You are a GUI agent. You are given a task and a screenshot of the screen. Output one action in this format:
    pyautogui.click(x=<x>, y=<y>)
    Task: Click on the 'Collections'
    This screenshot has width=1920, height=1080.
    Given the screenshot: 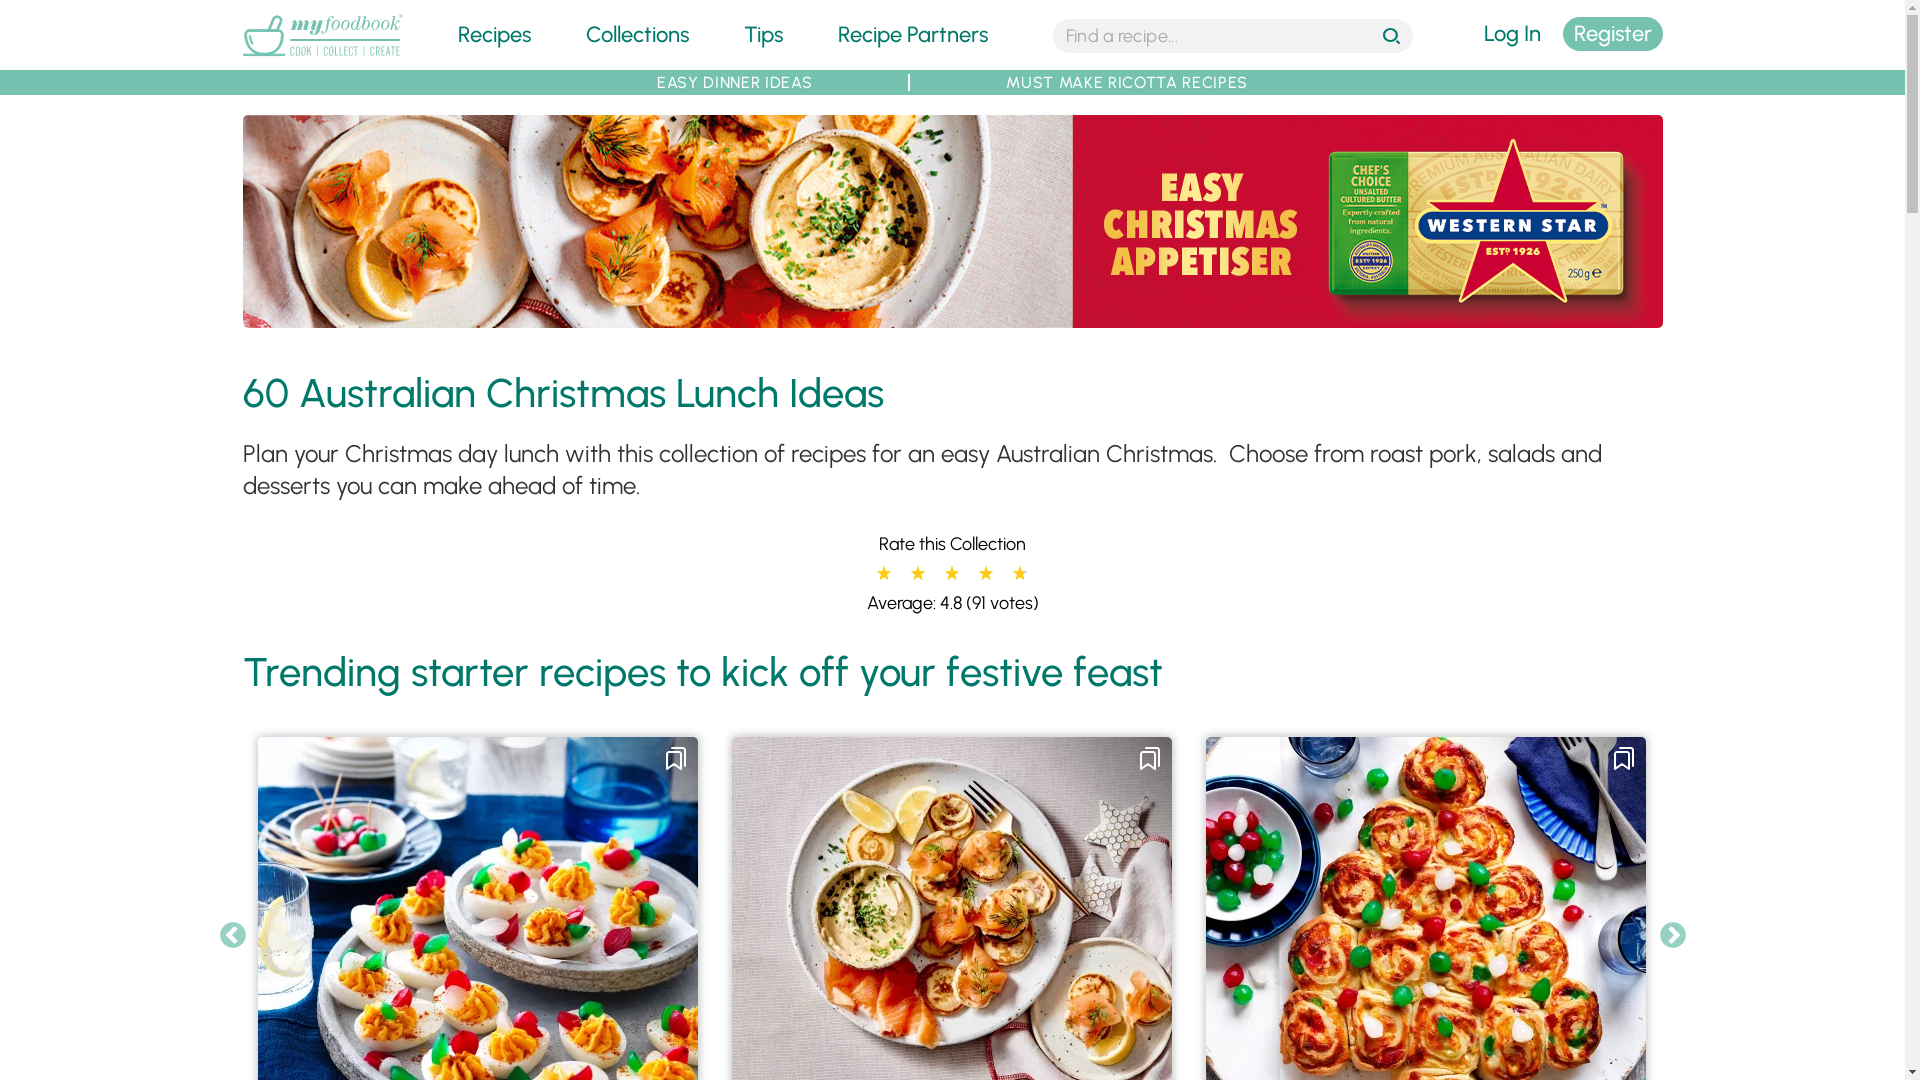 What is the action you would take?
    pyautogui.click(x=636, y=34)
    